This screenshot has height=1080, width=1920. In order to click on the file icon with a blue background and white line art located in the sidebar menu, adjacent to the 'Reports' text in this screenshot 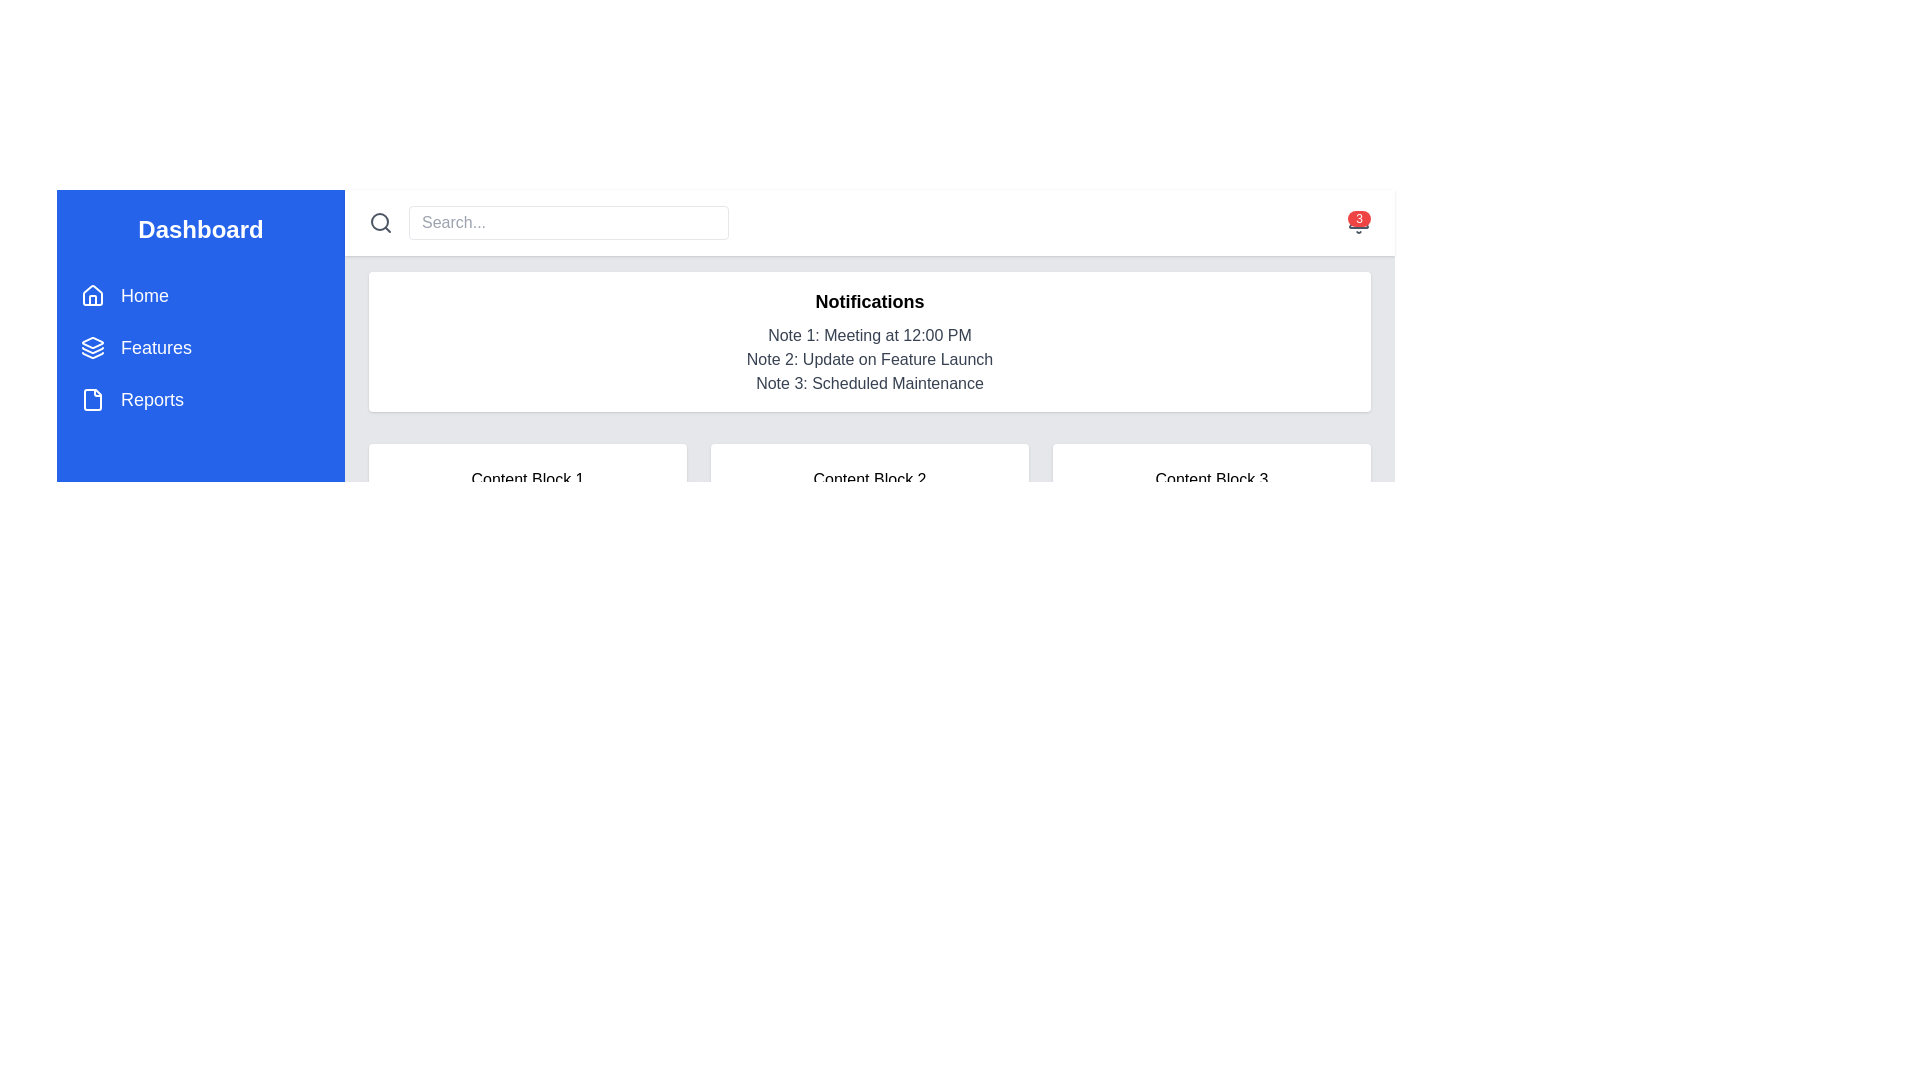, I will do `click(91, 400)`.